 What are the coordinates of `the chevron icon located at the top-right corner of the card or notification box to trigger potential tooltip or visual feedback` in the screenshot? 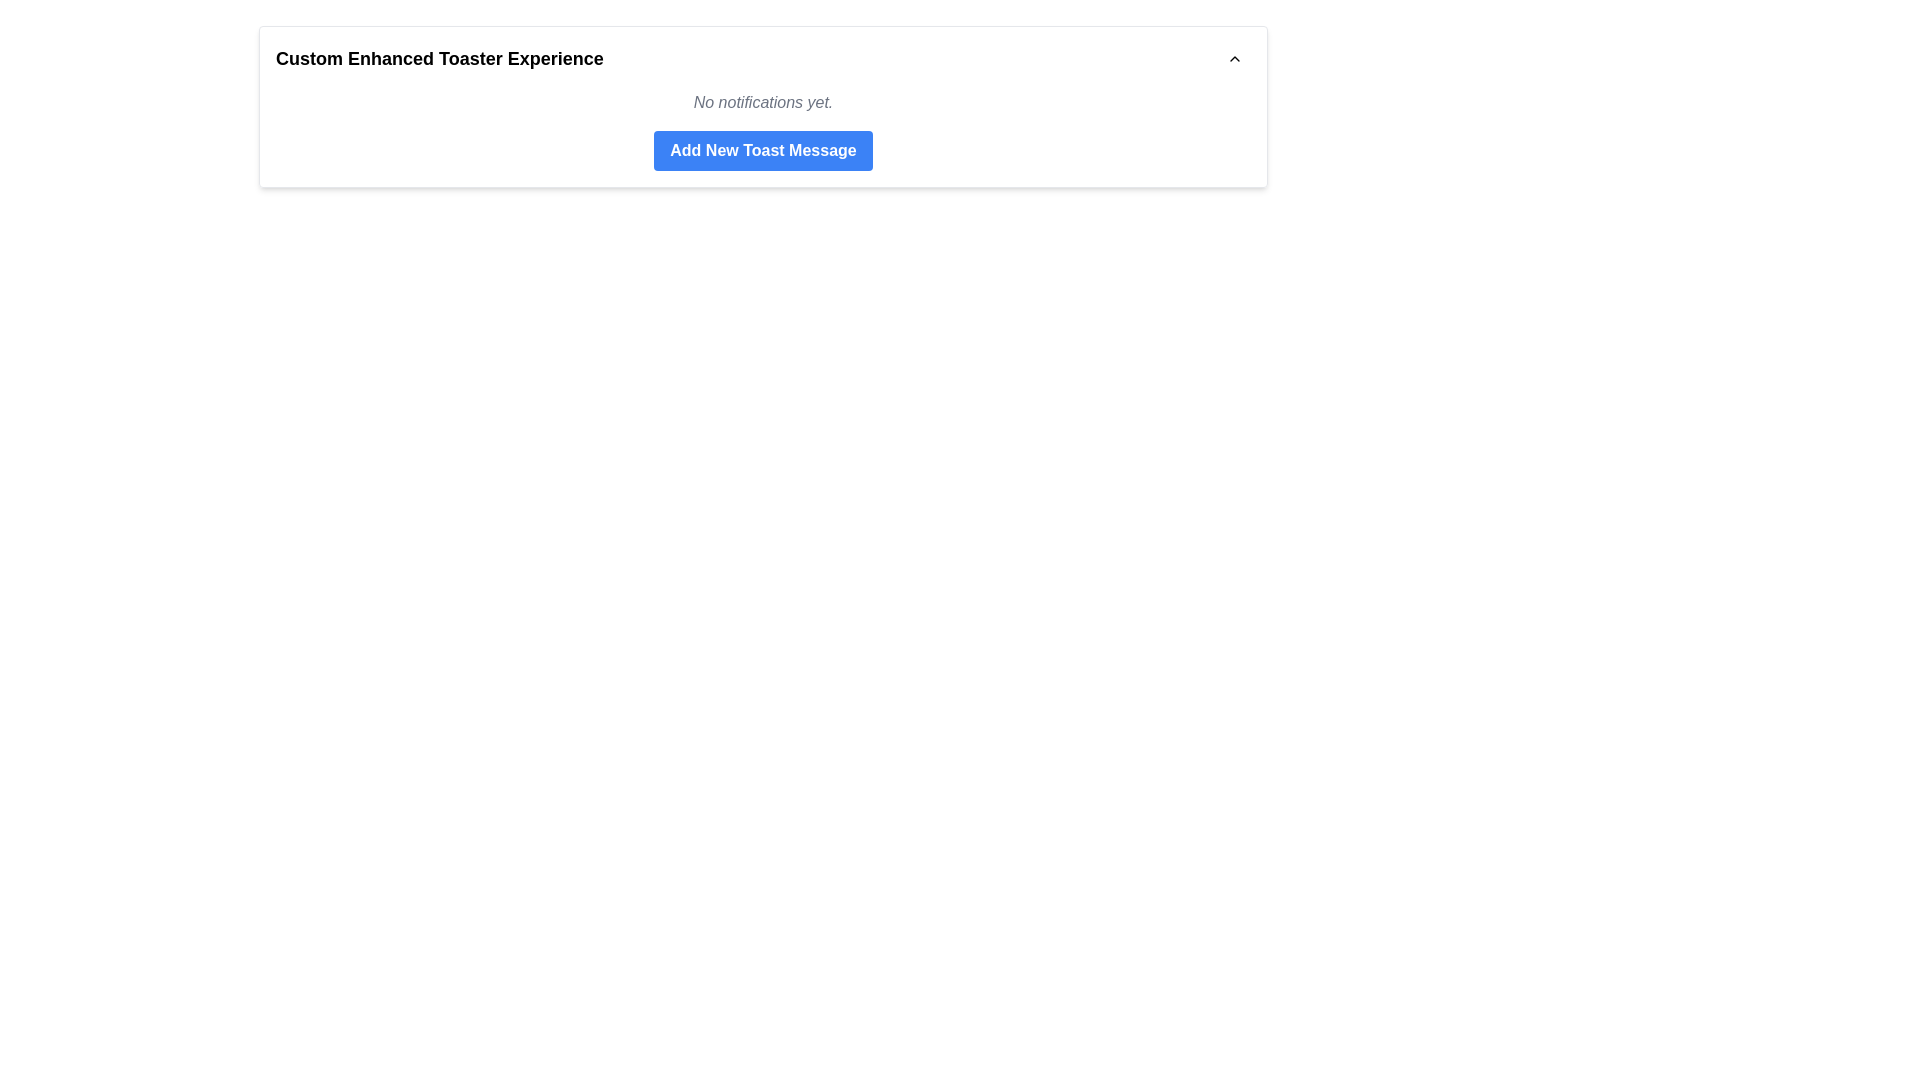 It's located at (1233, 57).